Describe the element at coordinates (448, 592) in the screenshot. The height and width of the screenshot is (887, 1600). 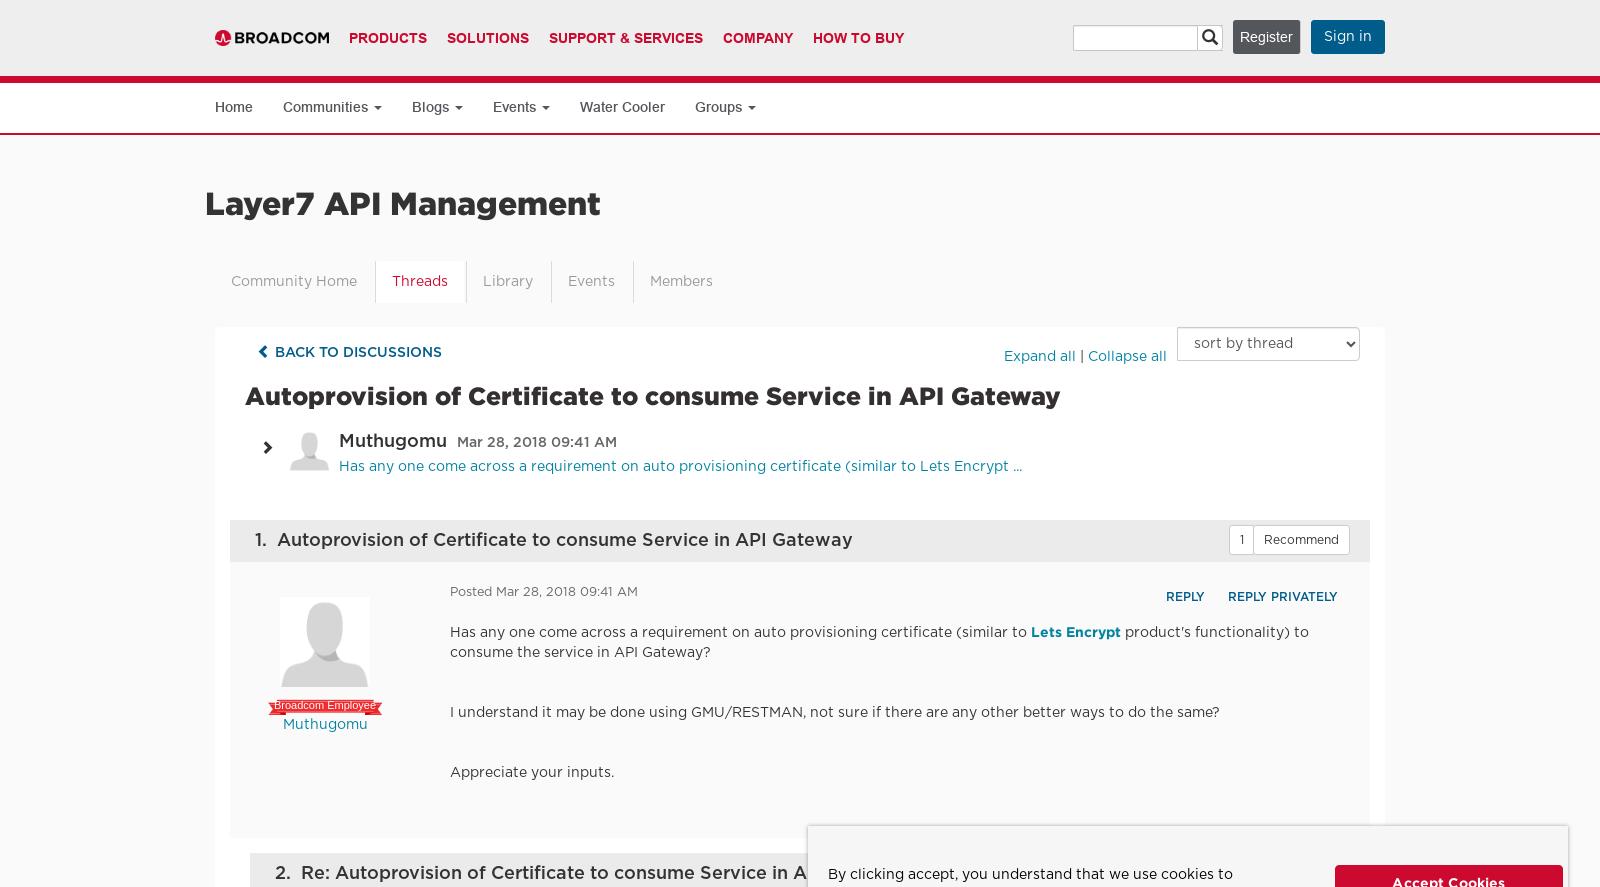
I see `'Posted Mar 28, 2018 09:41 AM'` at that location.